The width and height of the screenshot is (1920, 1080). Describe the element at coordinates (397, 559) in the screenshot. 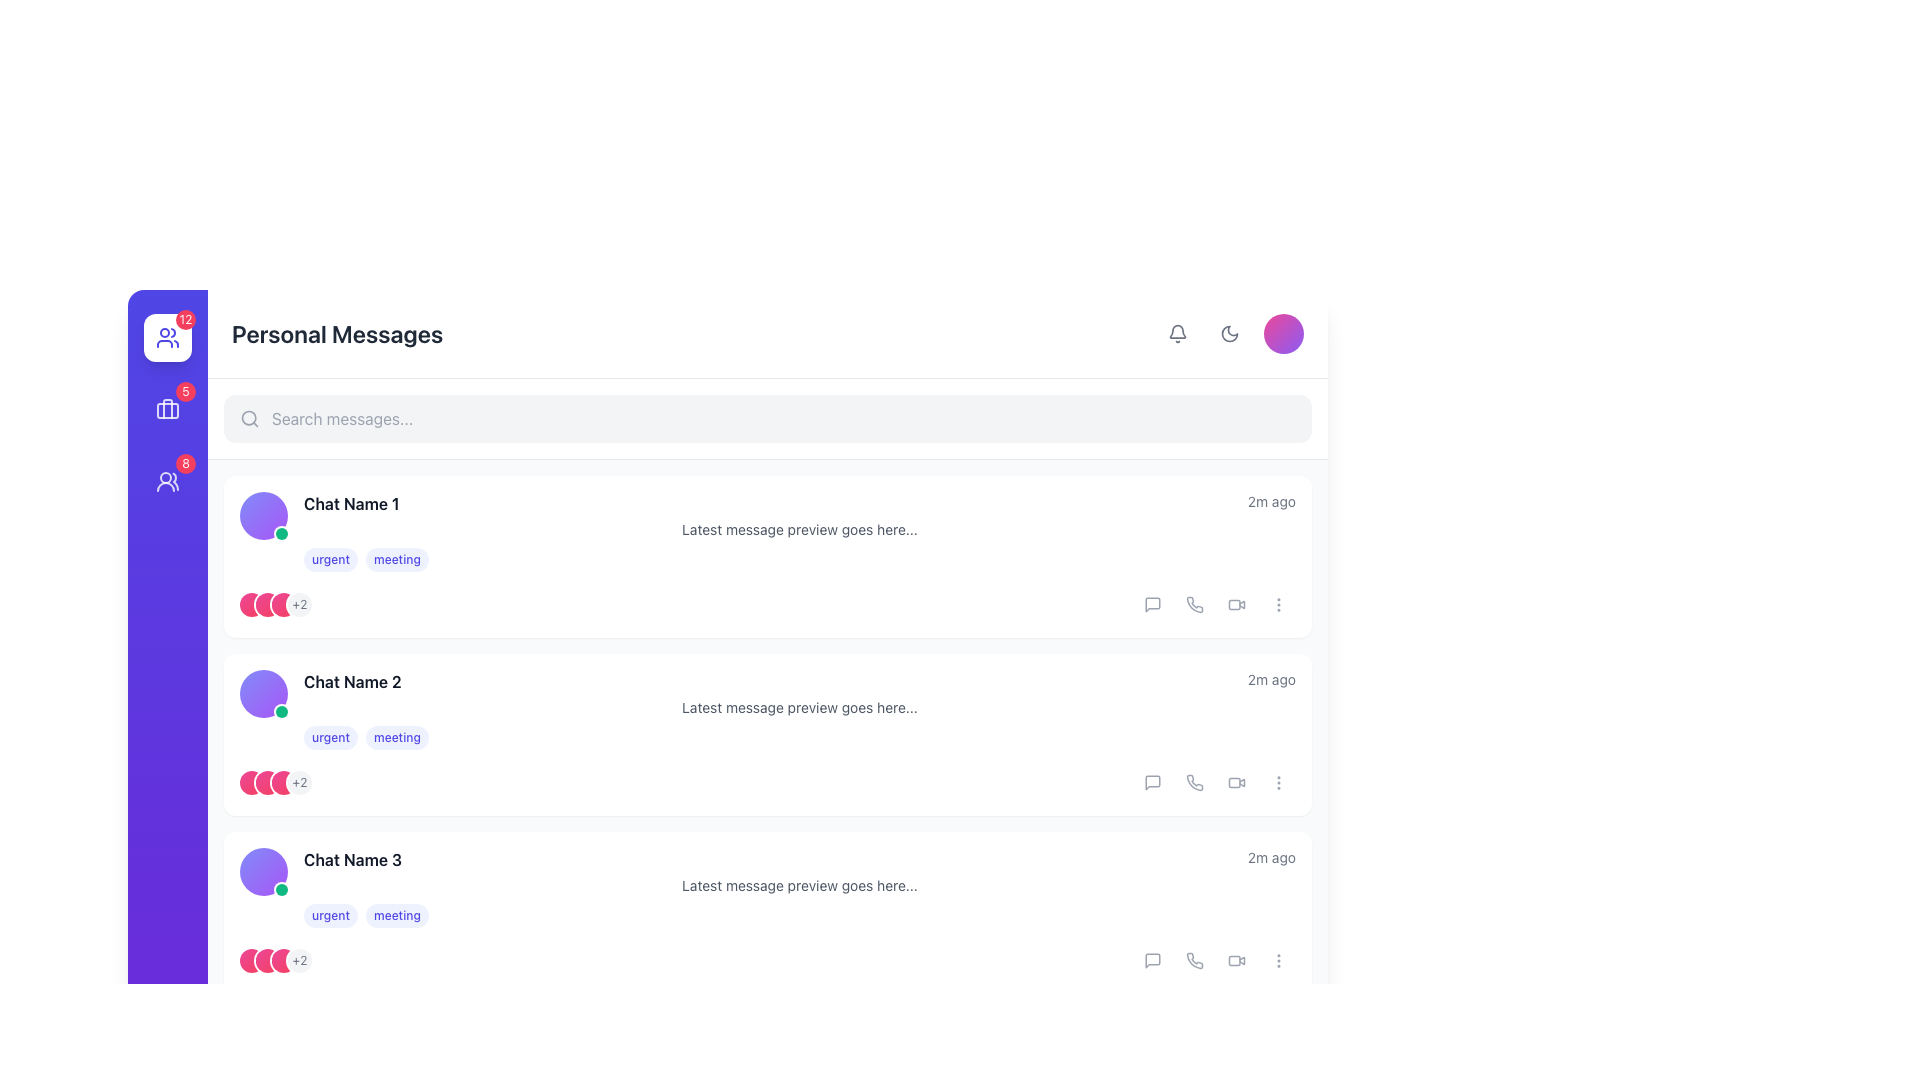

I see `the lavender pill-shaped label containing the text 'meeting', located to the right of the 'urgent' label in the chat preview row for 'Chat Name 1'` at that location.